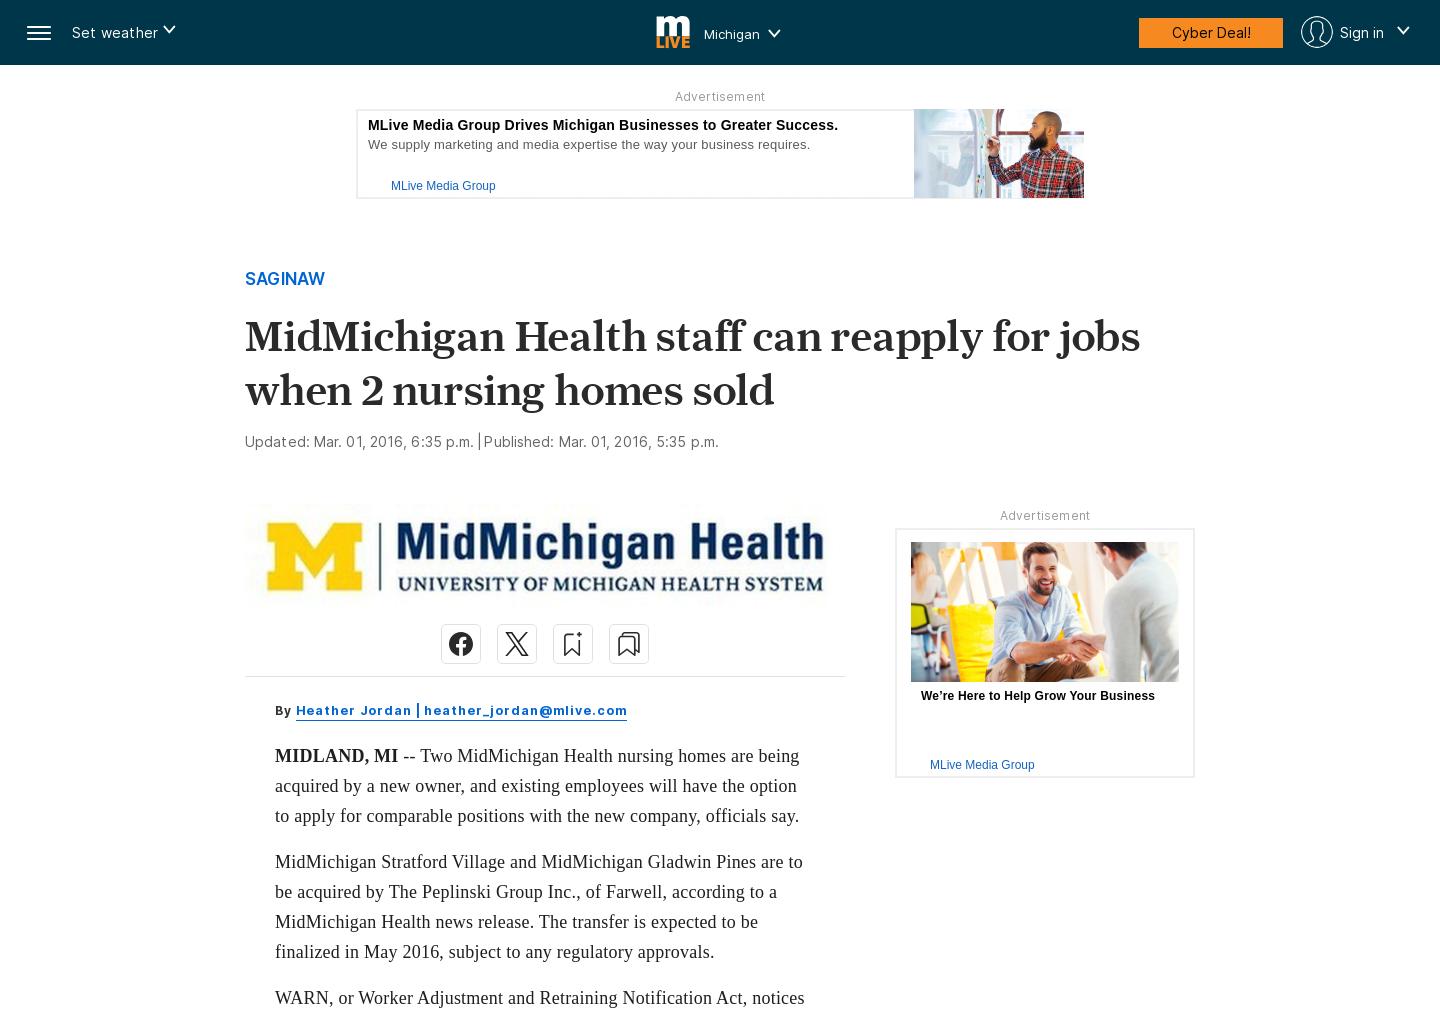 Image resolution: width=1440 pixels, height=1017 pixels. What do you see at coordinates (495, 953) in the screenshot?
I see `'Already a subscriber?'` at bounding box center [495, 953].